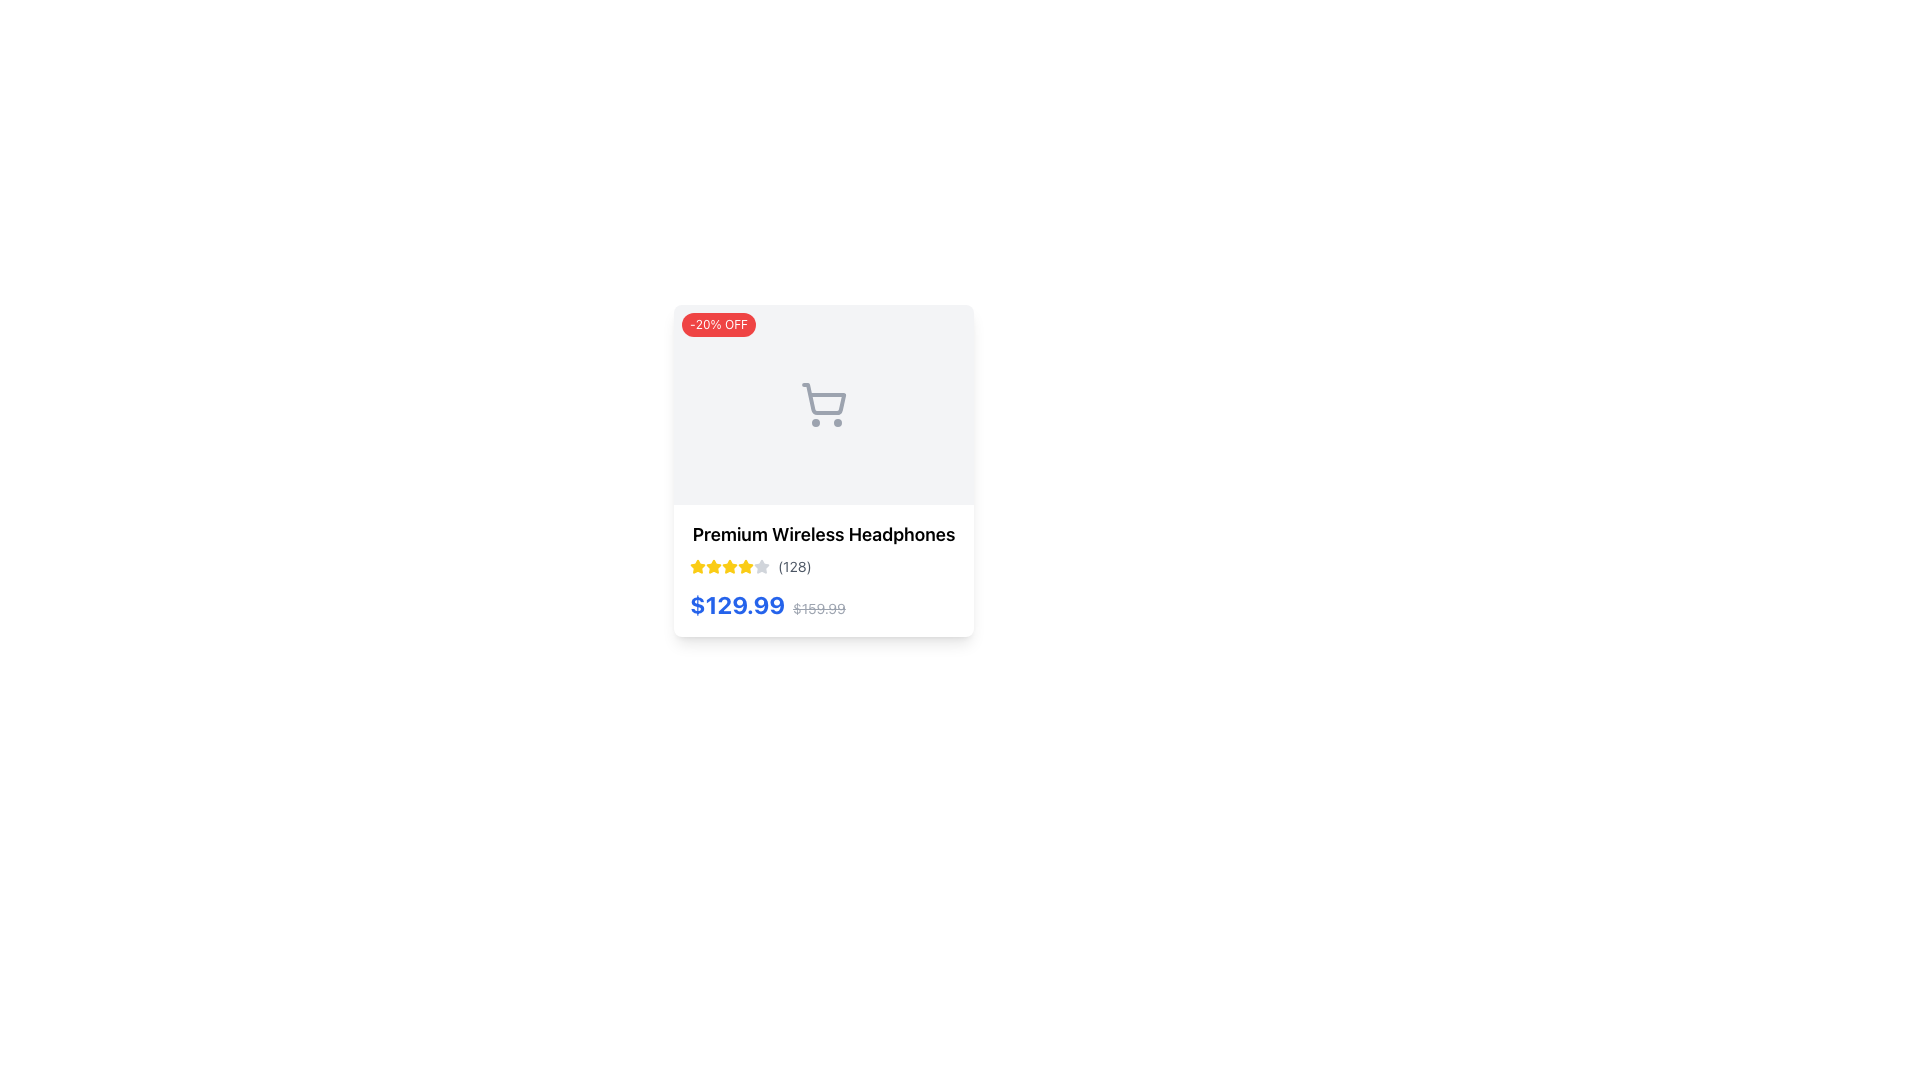 This screenshot has height=1080, width=1920. I want to click on the yellow star icon, which is the third in a sequence of five star icons used for rating on the product information card, so click(714, 567).